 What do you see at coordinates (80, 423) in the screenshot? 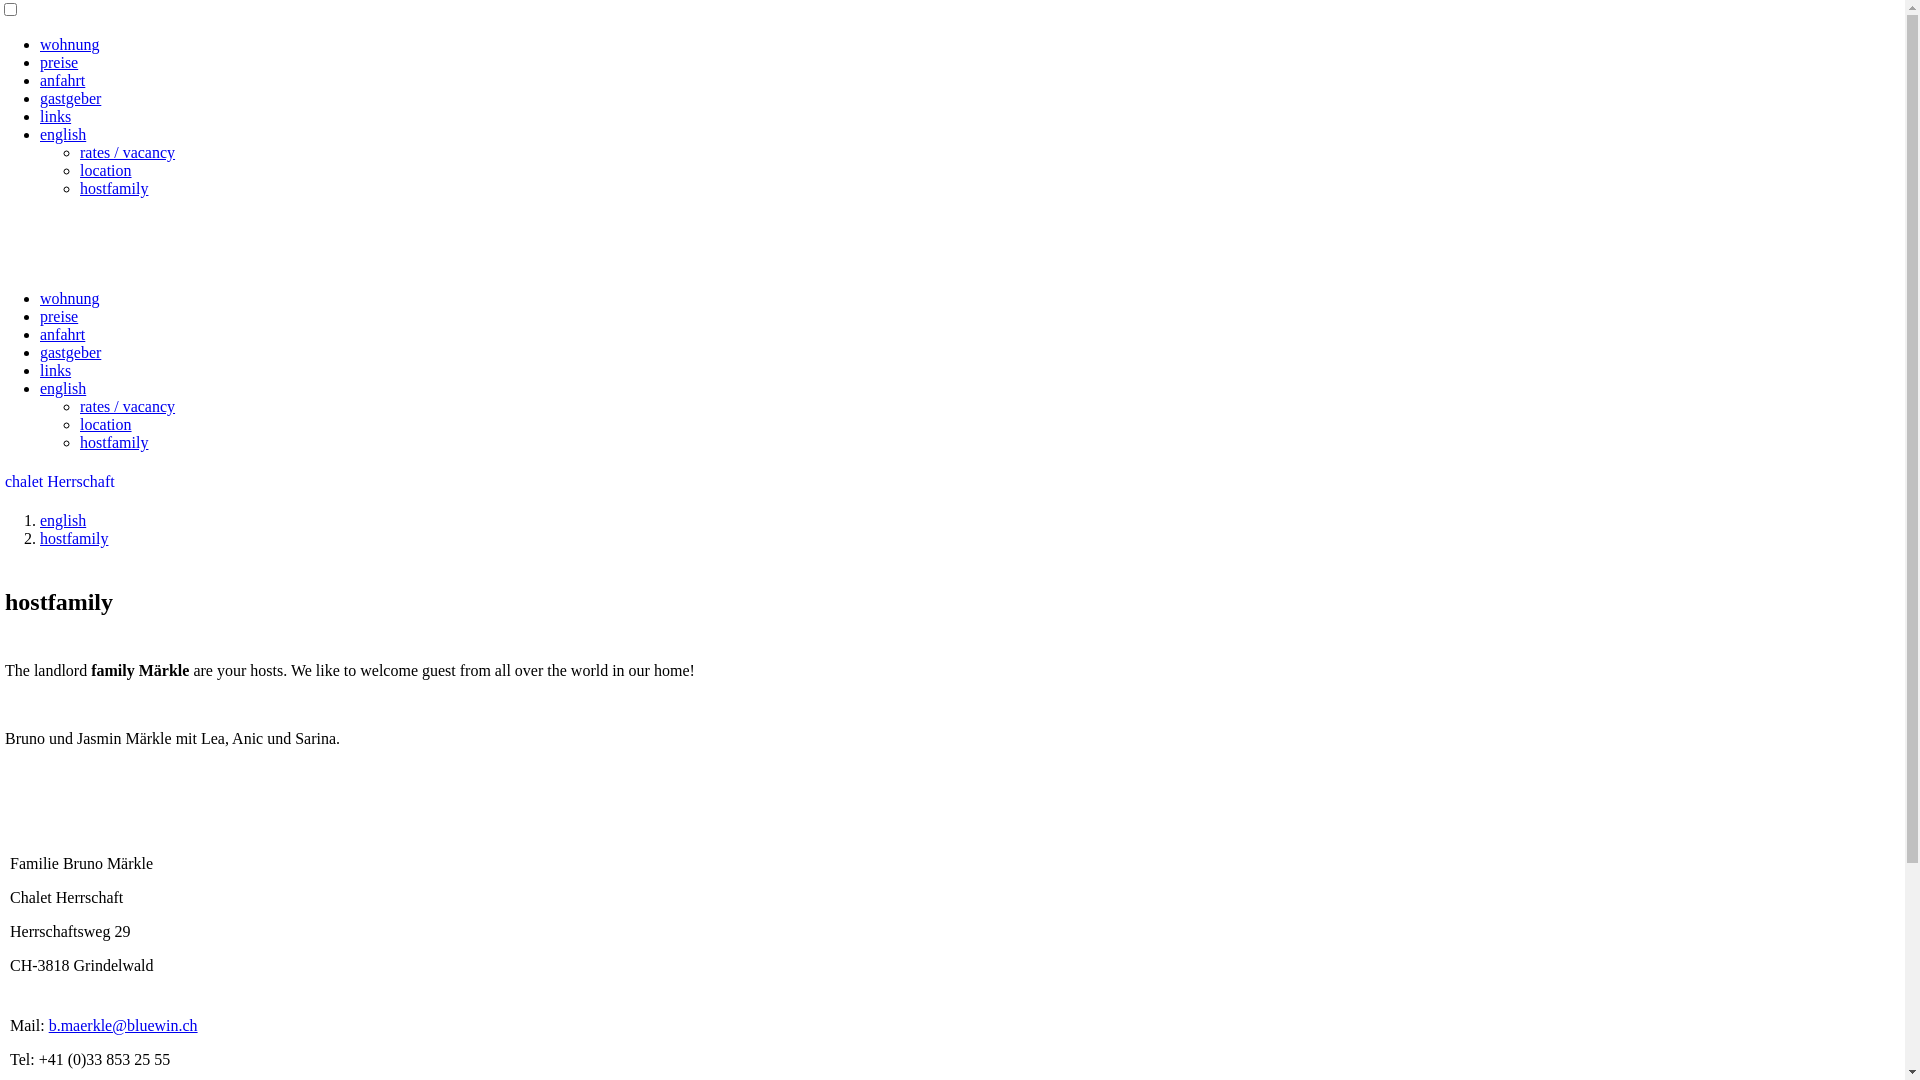
I see `'location'` at bounding box center [80, 423].